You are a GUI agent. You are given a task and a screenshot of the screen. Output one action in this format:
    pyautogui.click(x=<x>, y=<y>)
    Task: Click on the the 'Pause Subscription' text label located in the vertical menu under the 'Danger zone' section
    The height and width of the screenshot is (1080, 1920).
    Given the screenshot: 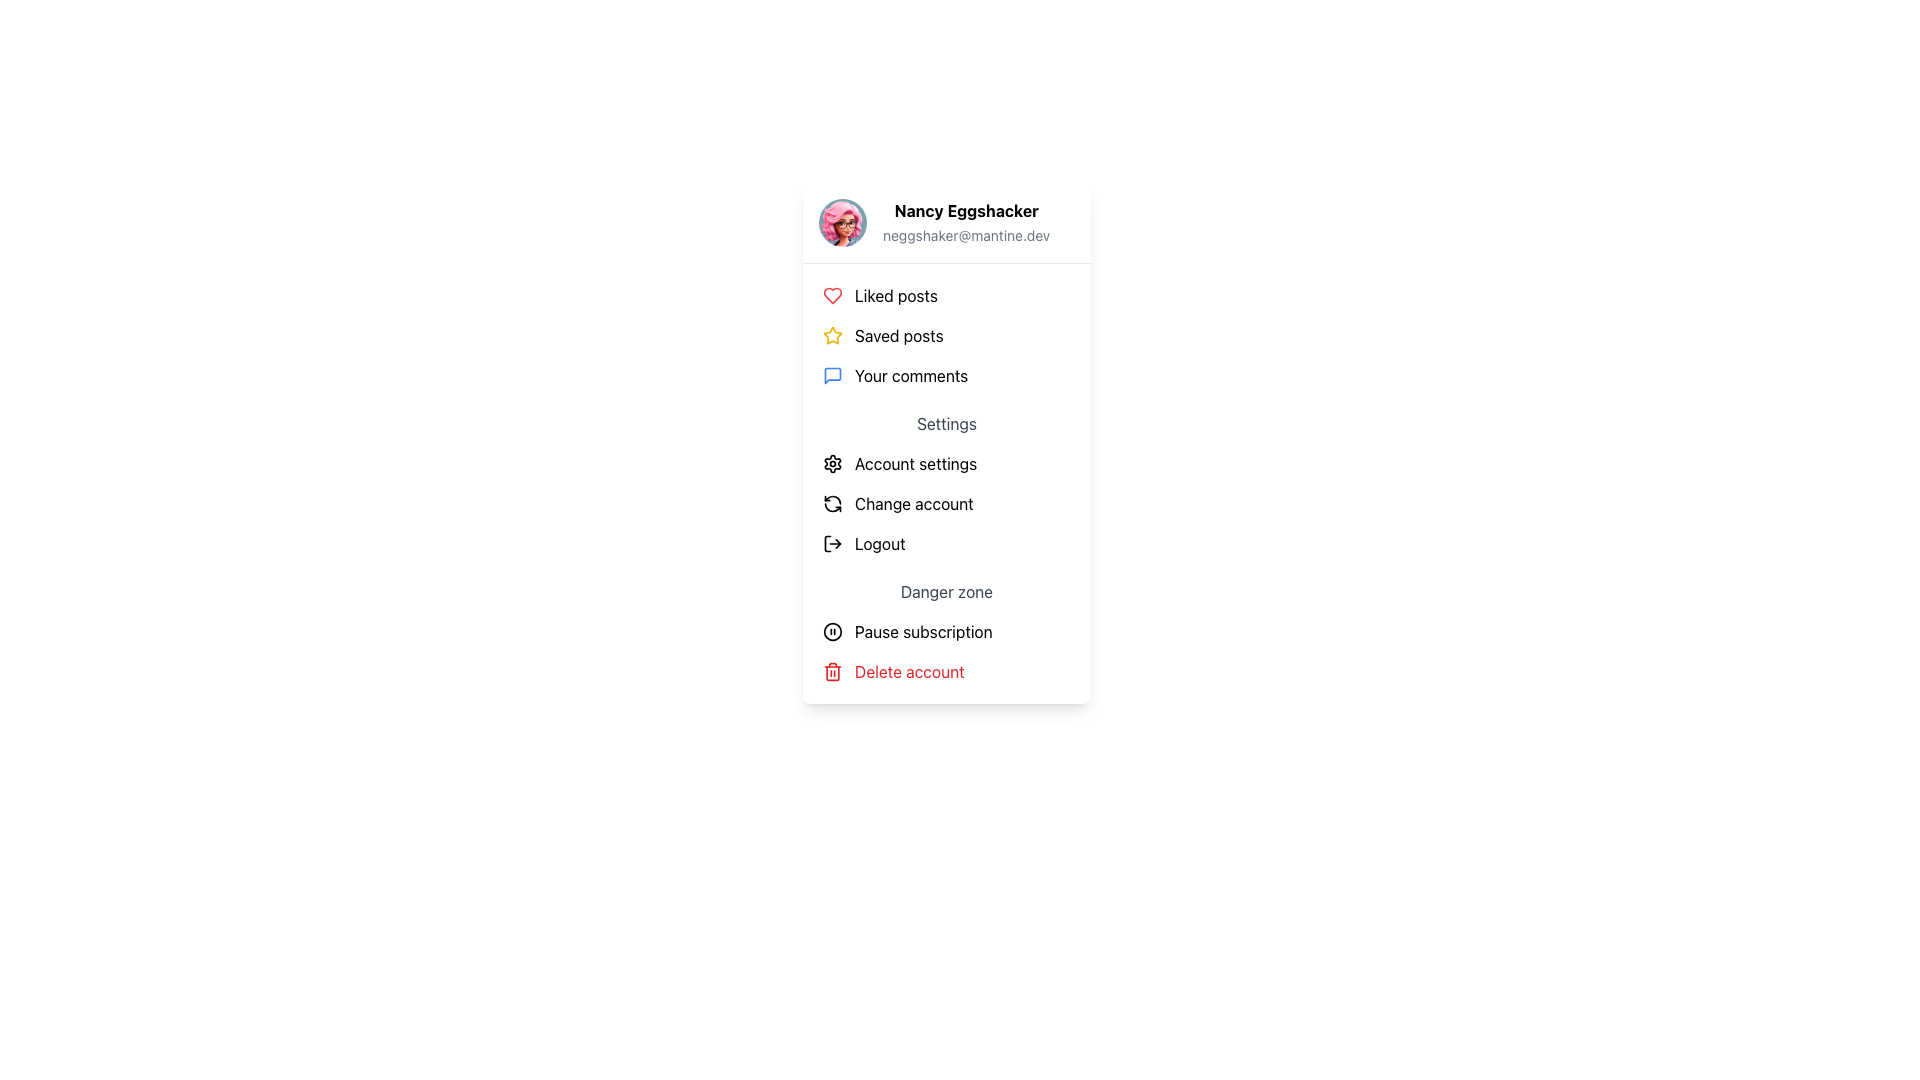 What is the action you would take?
    pyautogui.click(x=922, y=632)
    